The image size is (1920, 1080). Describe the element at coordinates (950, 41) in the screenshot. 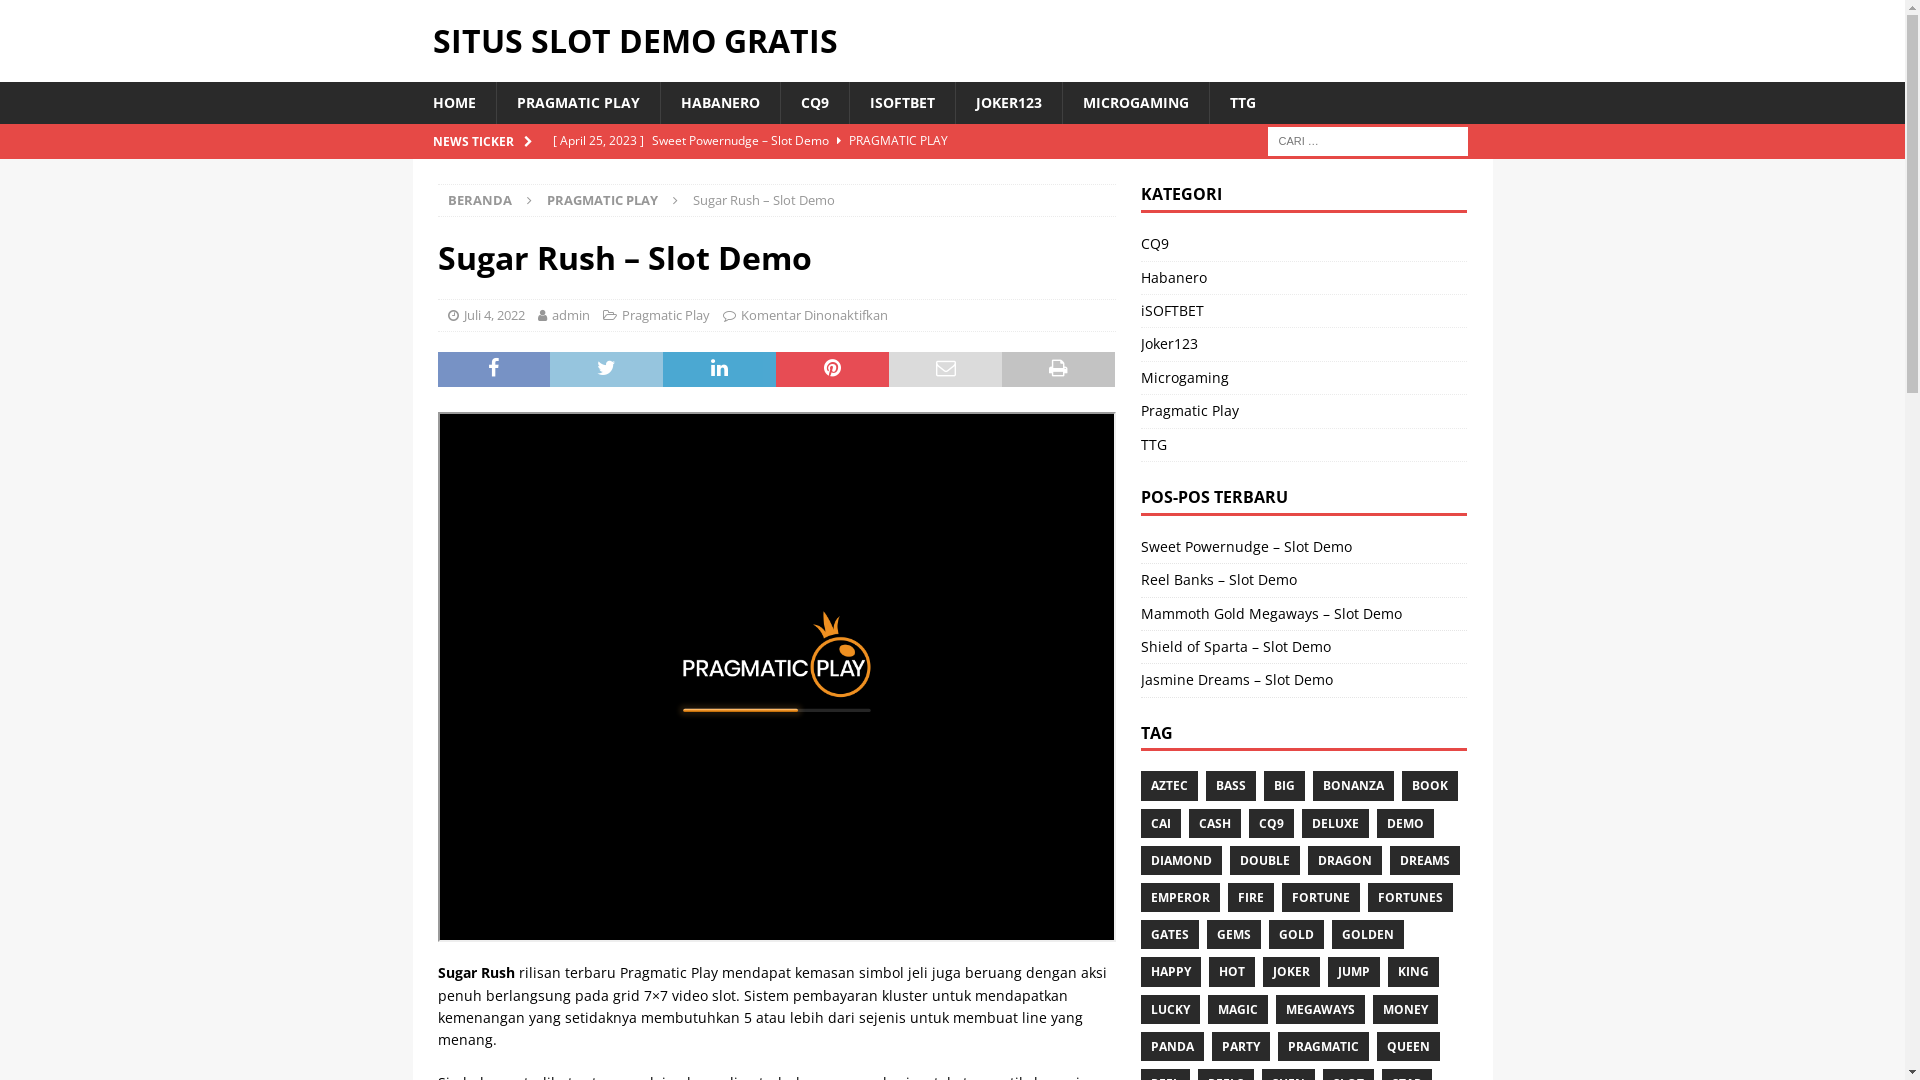

I see `'SITUS SLOT DEMO GRATIS'` at that location.